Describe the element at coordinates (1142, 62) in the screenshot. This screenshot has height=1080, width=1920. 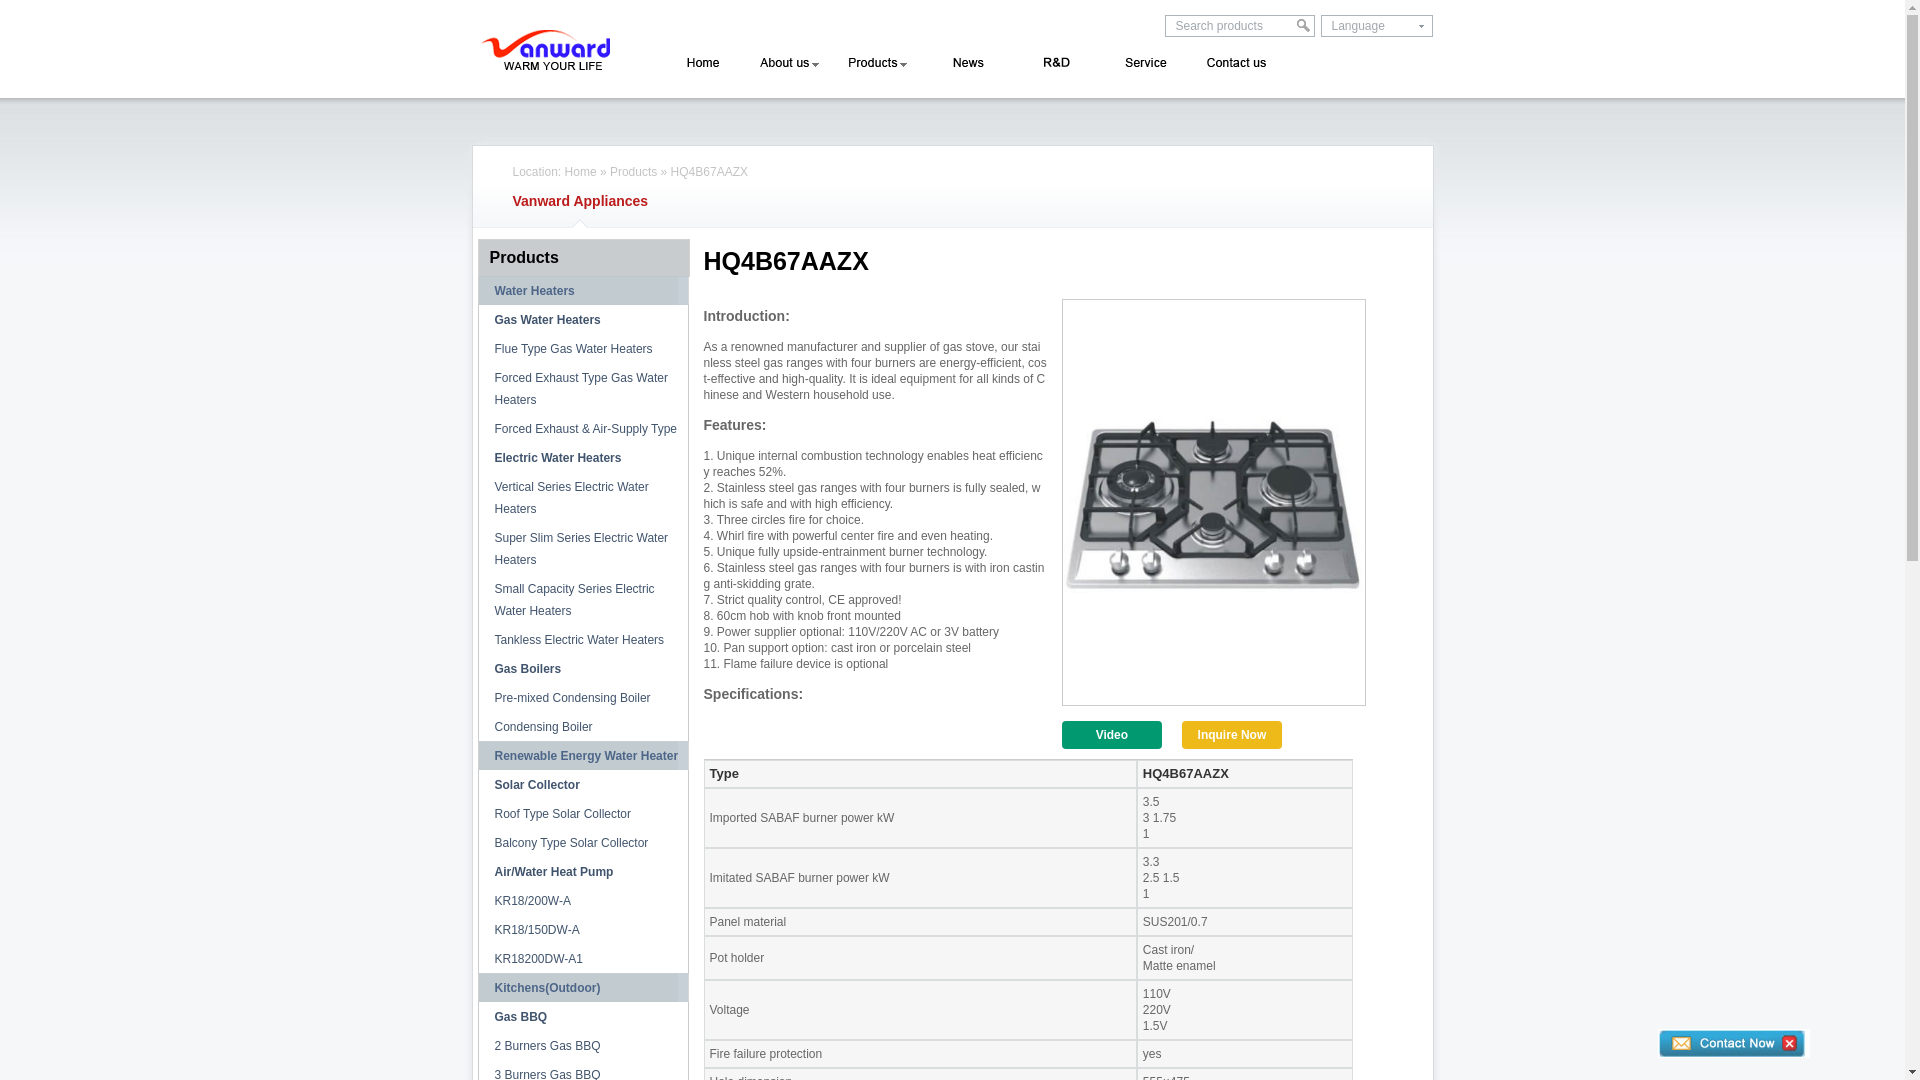
I see `'Service'` at that location.